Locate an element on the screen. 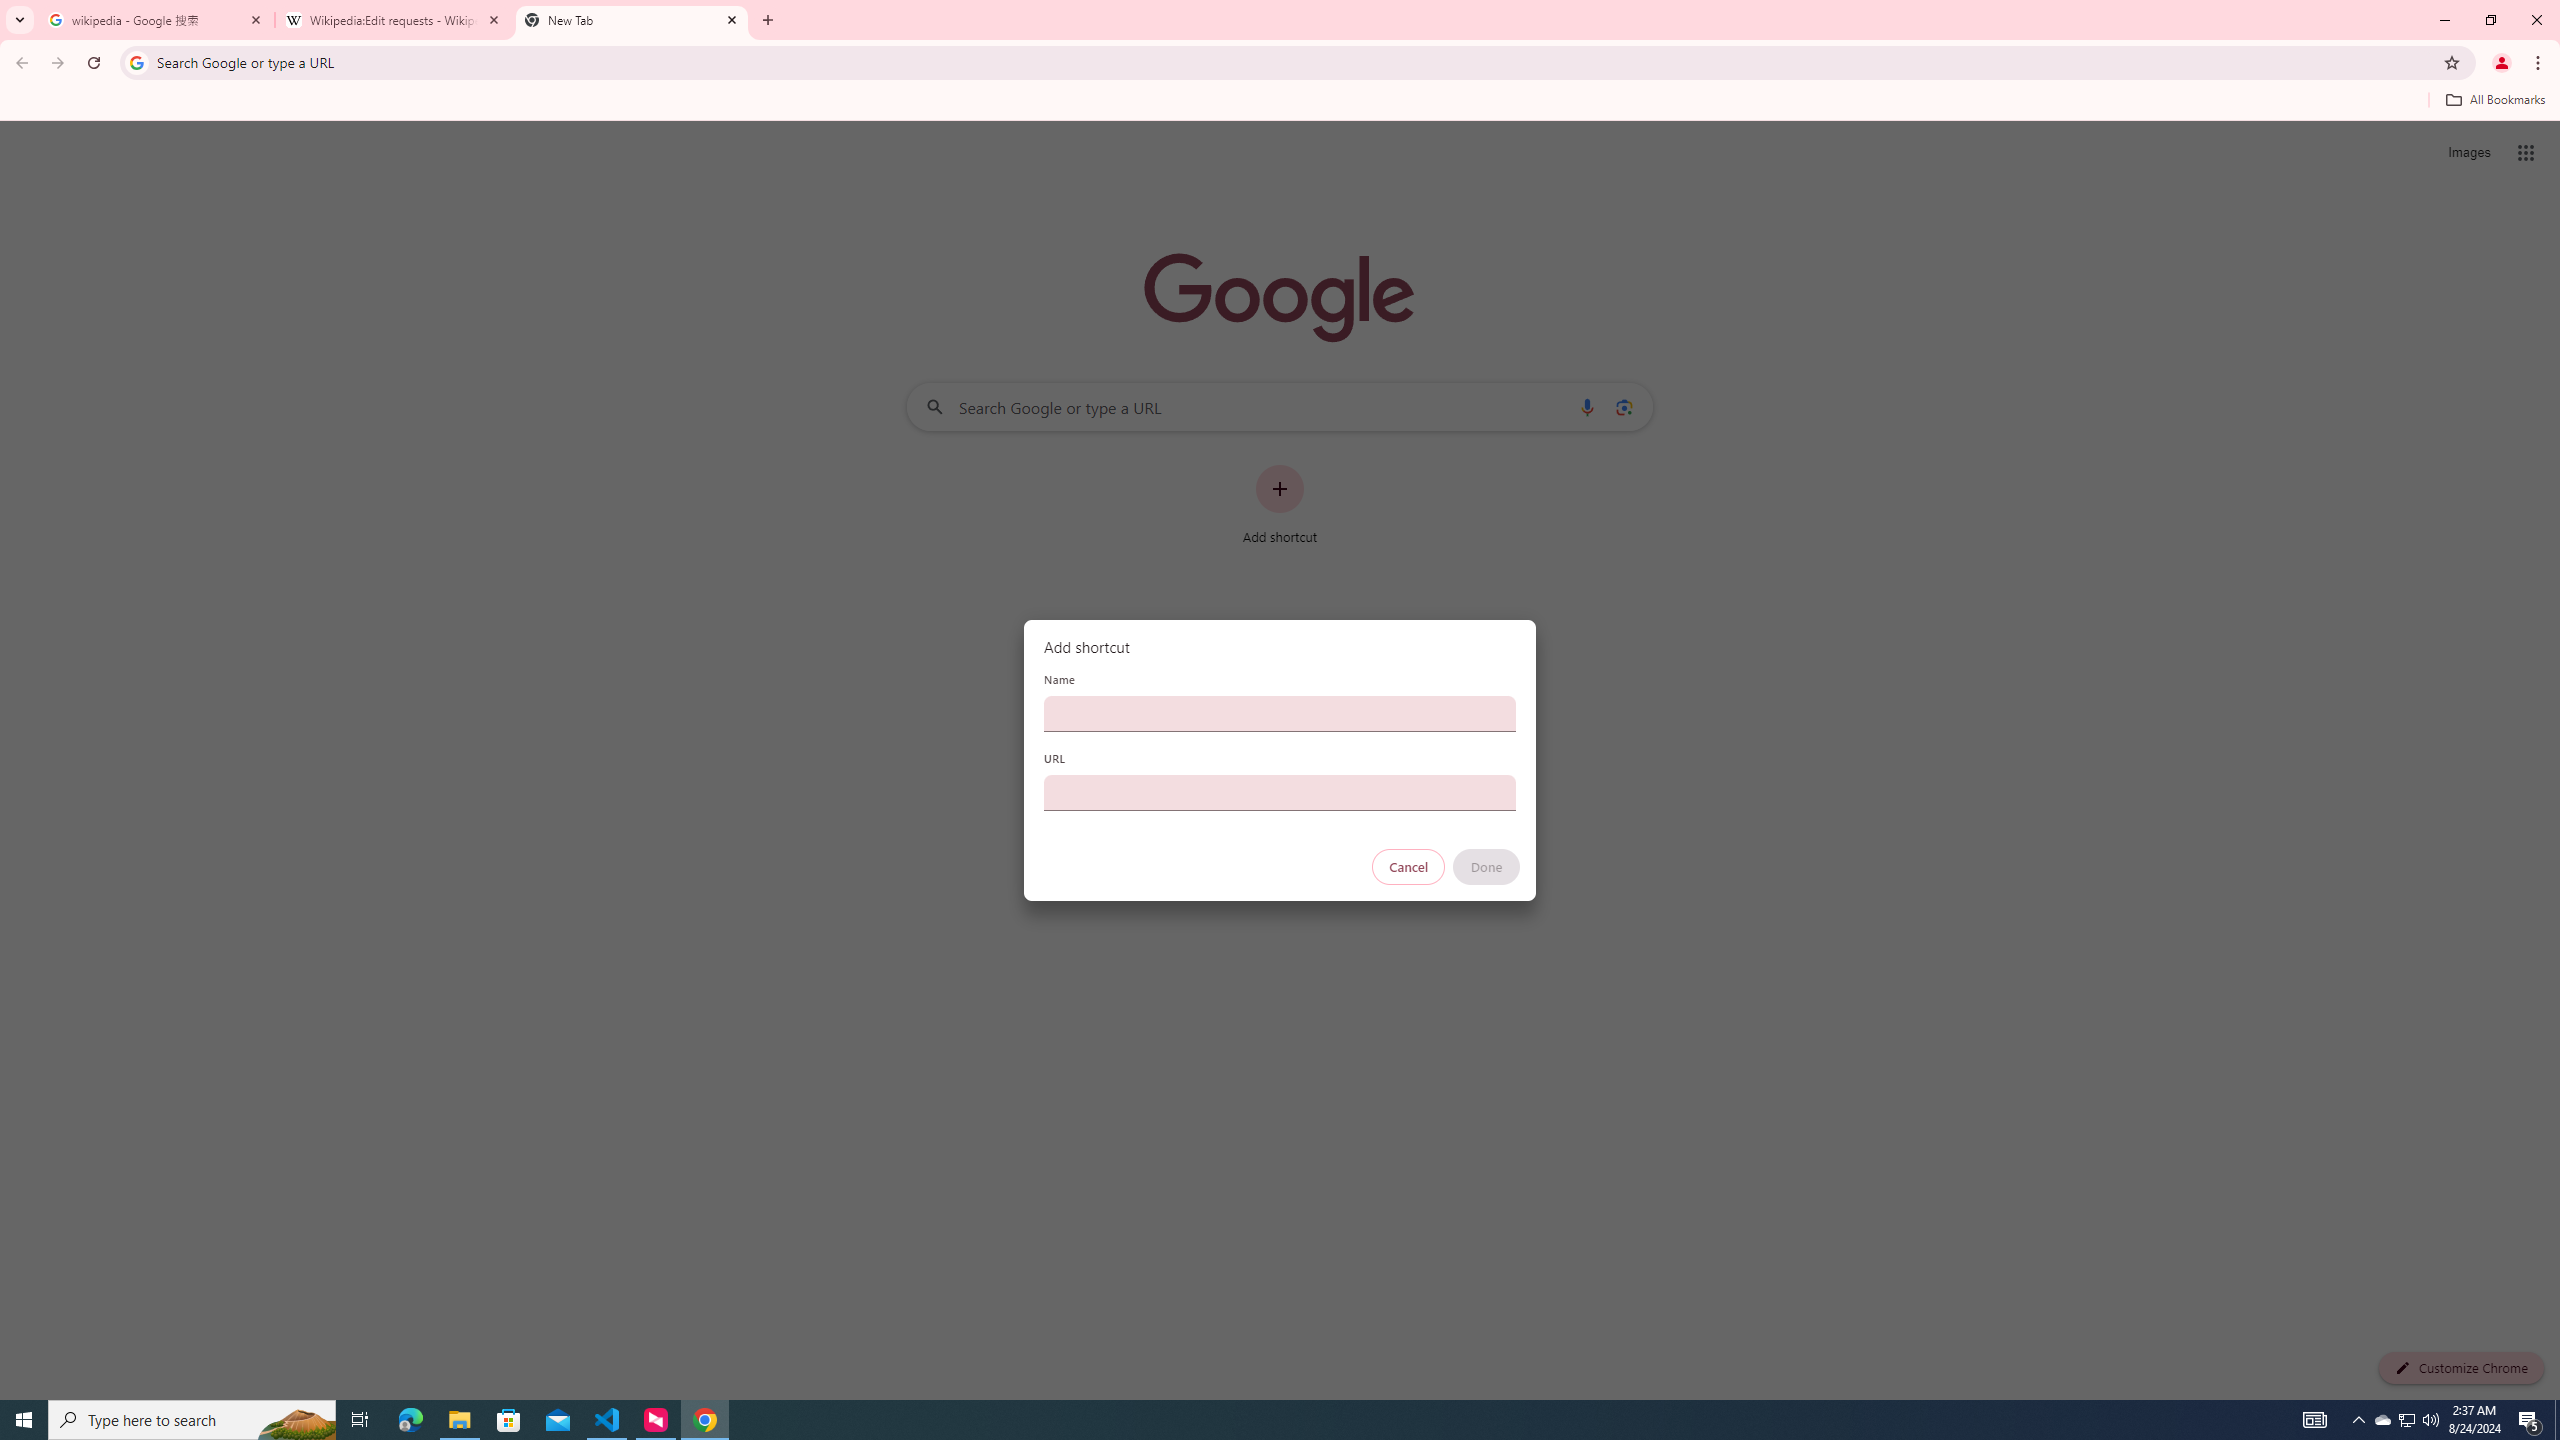 The height and width of the screenshot is (1440, 2560). 'Back' is located at coordinates (19, 62).